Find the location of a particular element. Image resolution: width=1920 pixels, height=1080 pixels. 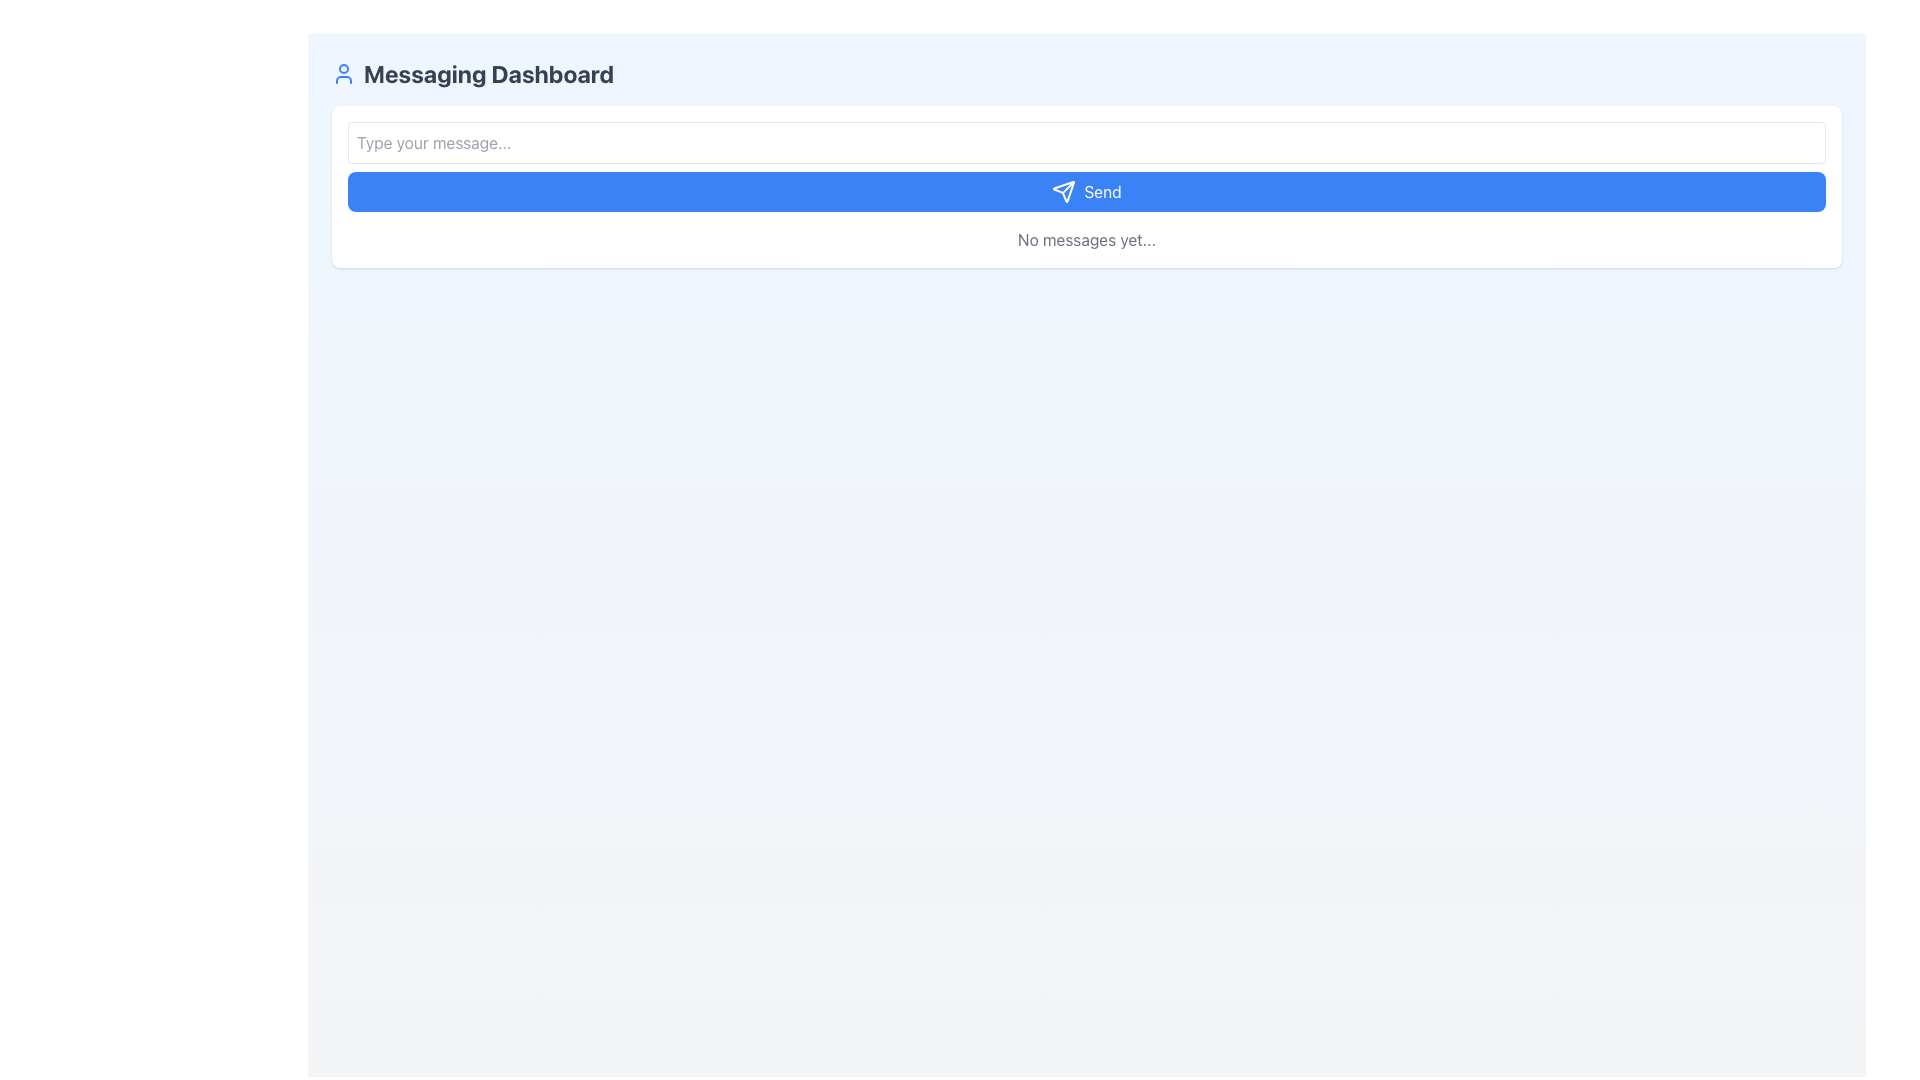

the static text label indicating the absence of messages, located at the bottom of the interface box, below the blue 'Send' button is located at coordinates (1085, 238).